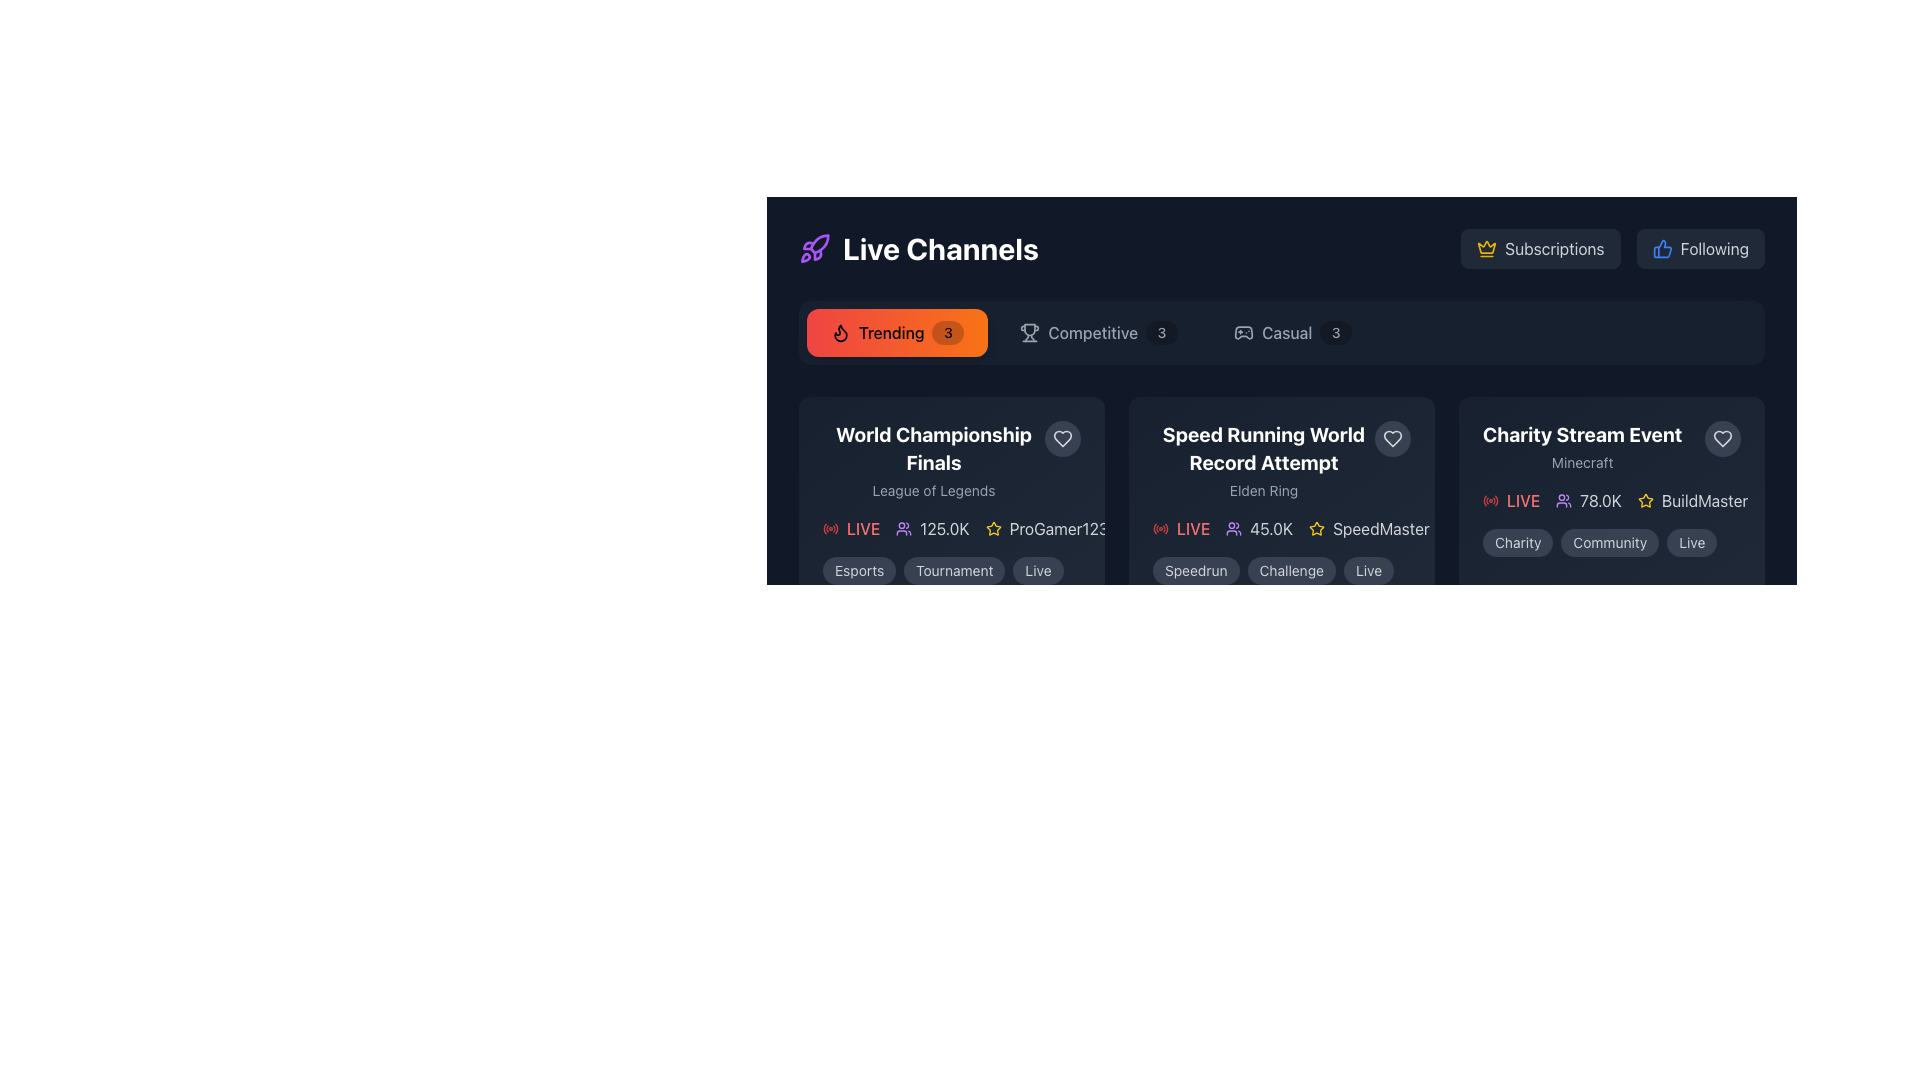  I want to click on the 'Community' label located in the Multi-item badge group at the bottom of the 'Charity Stream Event' card, following the 'LIVE' icon and viewer count '78.0K', so click(1612, 543).